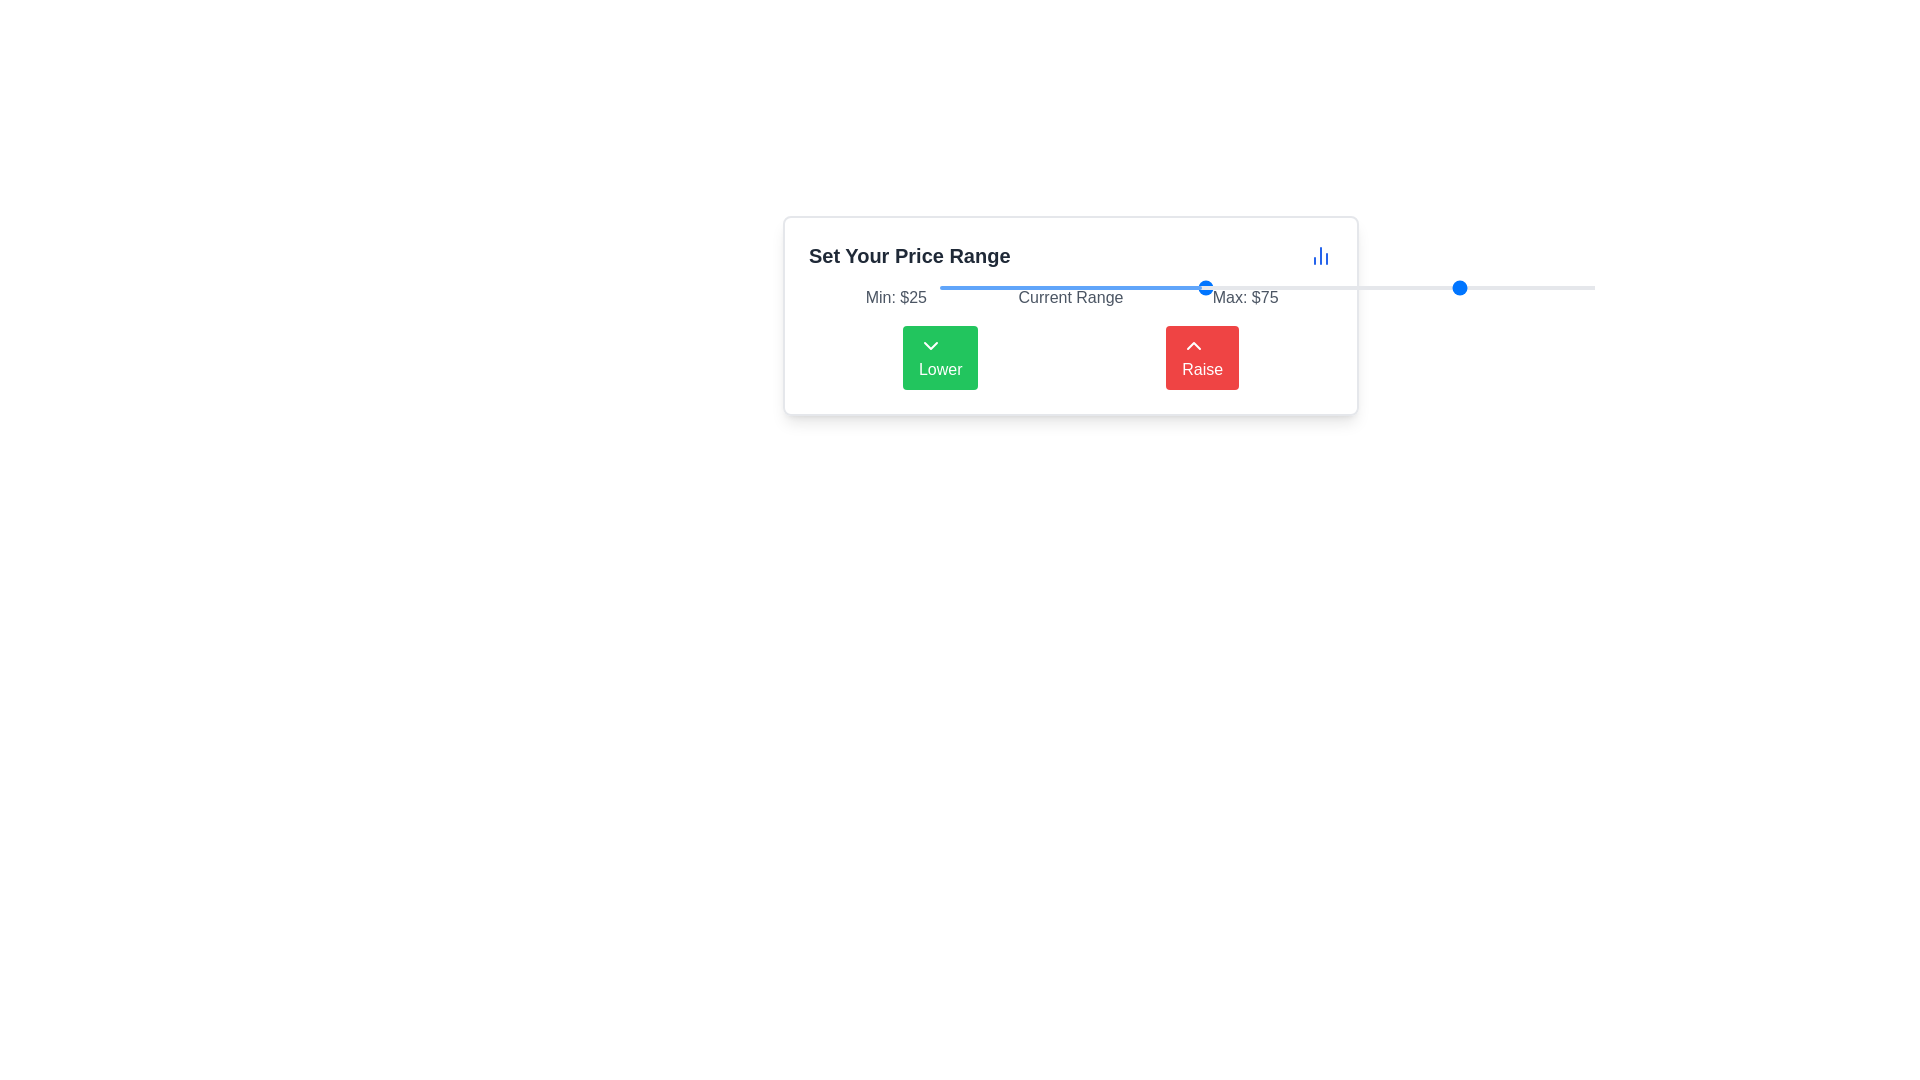 This screenshot has width=1920, height=1080. Describe the element at coordinates (1069, 297) in the screenshot. I see `the descriptive label indicating the current range selection in the price range setting interface, located in the second column of a three-column grid layout` at that location.